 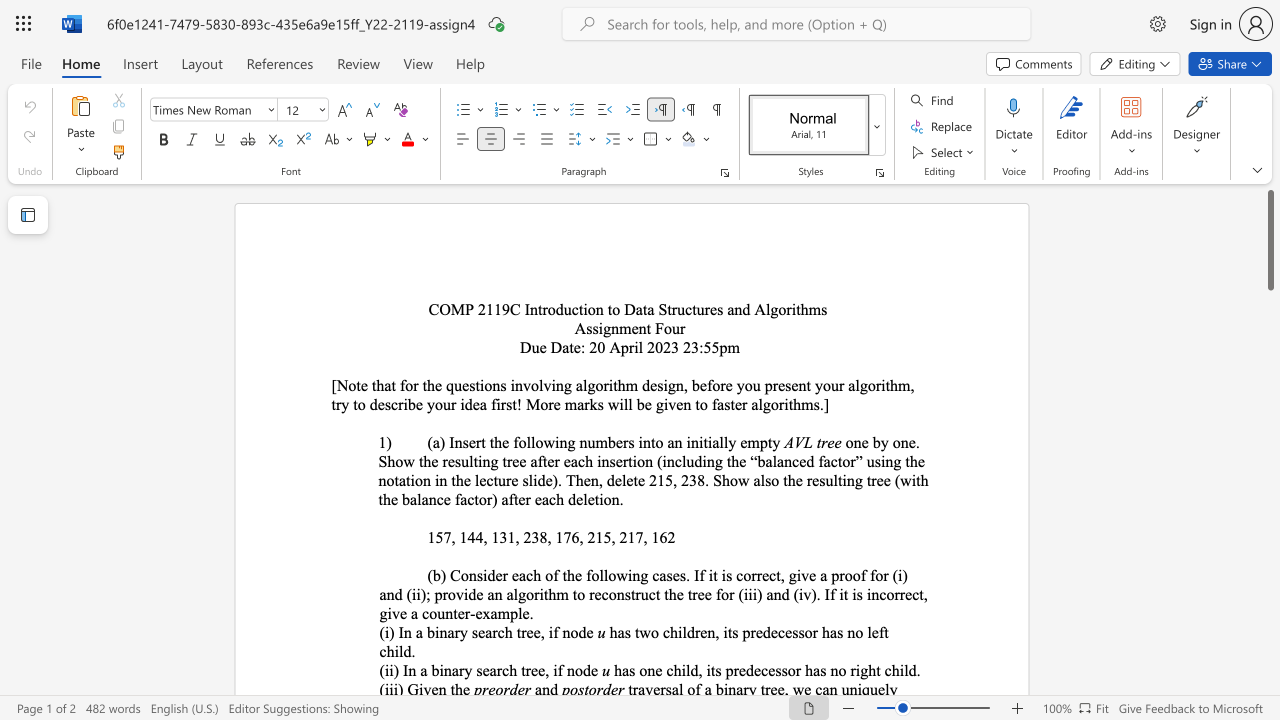 I want to click on the subset text "57, 144, 131, 23" within the text "157, 144, 131, 238, 176, 215, 217, 162", so click(x=434, y=536).